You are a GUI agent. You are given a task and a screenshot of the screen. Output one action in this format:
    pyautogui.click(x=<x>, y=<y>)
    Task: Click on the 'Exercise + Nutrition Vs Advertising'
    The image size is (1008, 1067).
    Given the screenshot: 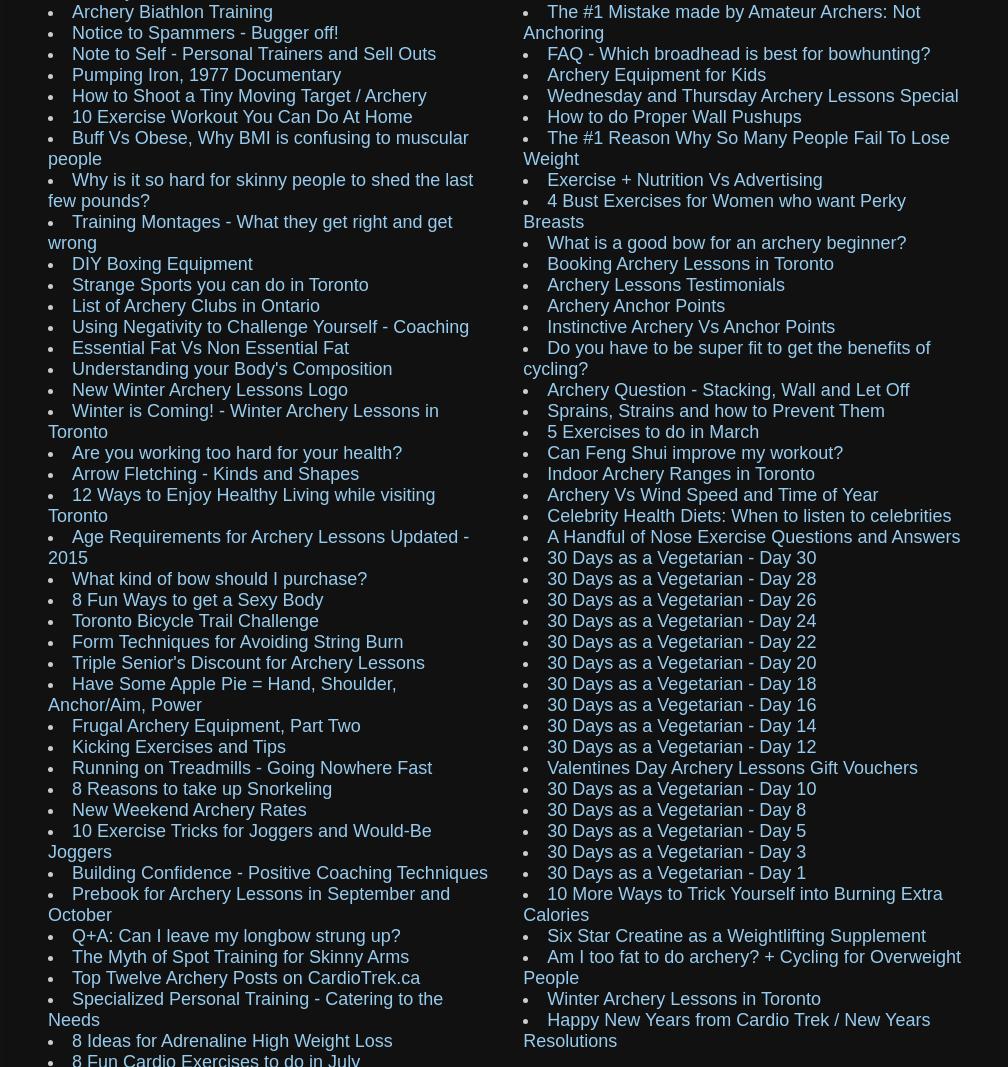 What is the action you would take?
    pyautogui.click(x=684, y=179)
    